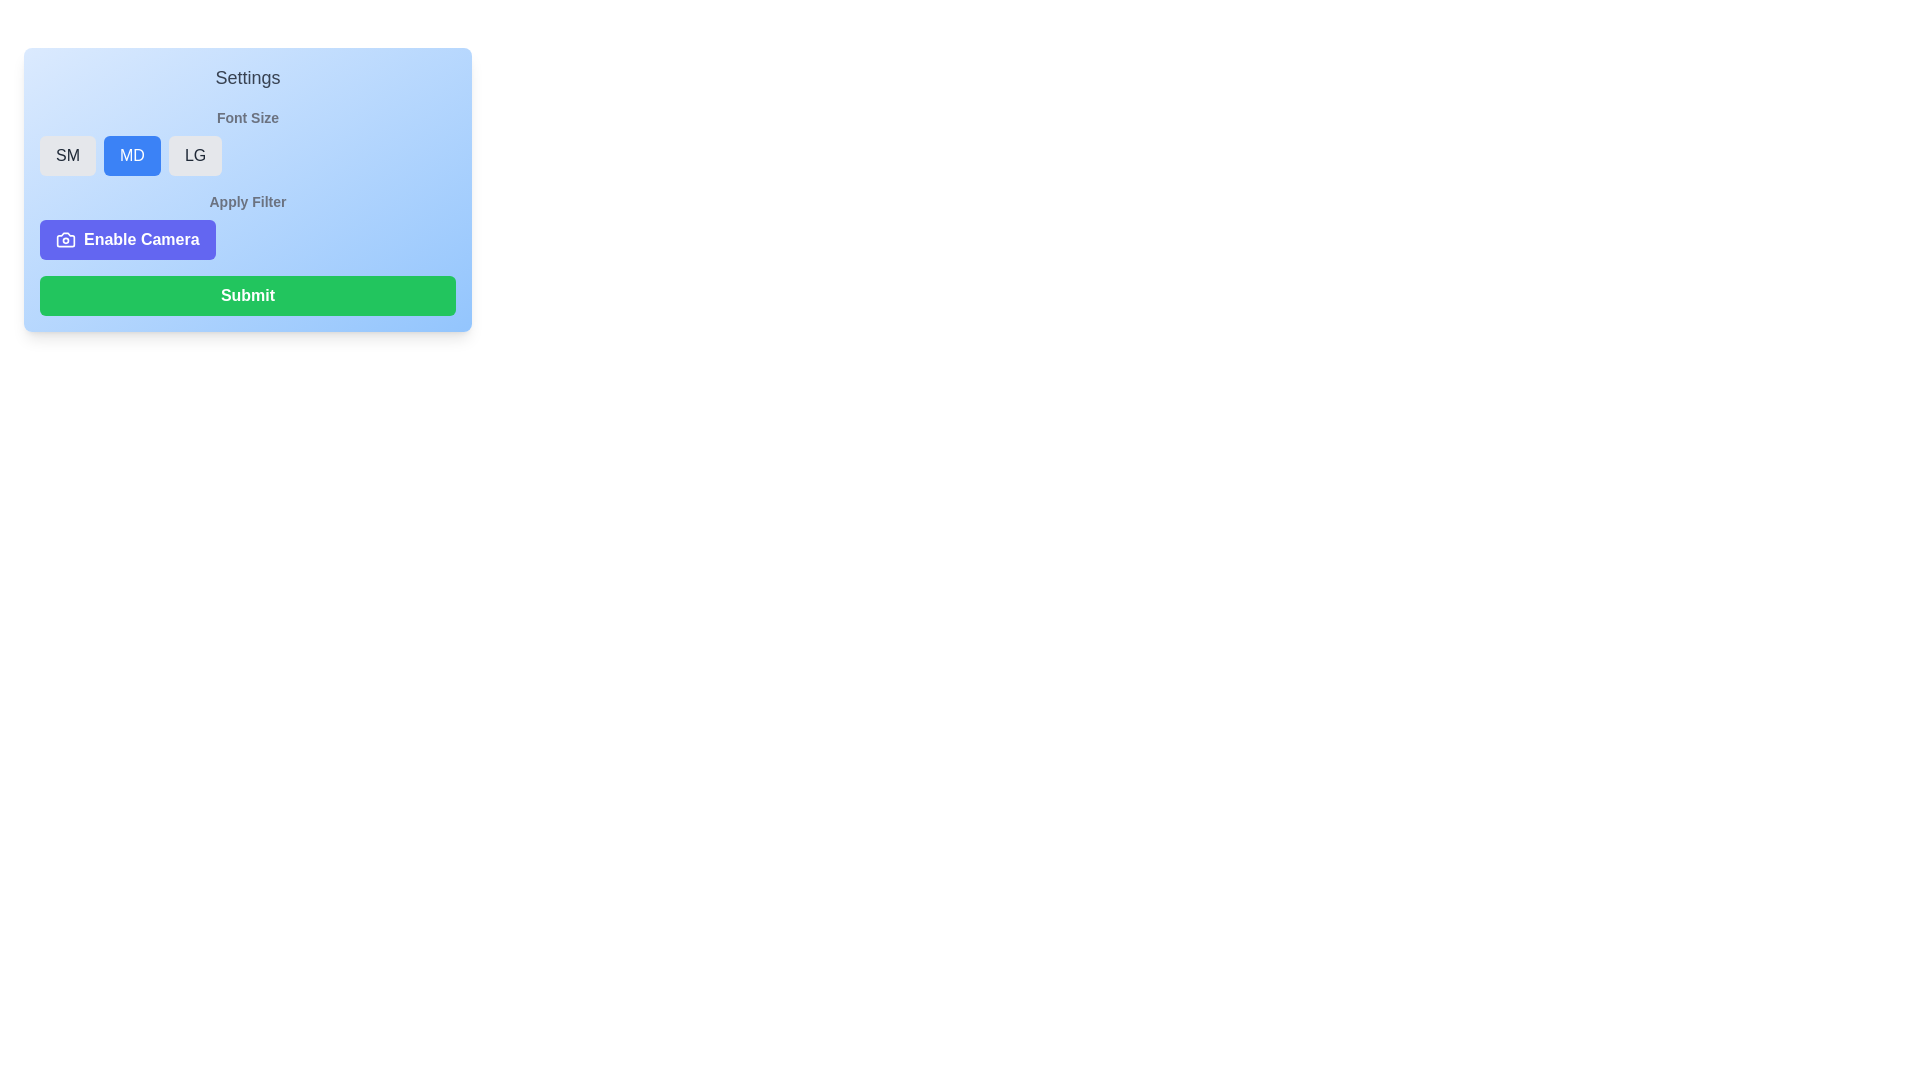 The width and height of the screenshot is (1920, 1080). What do you see at coordinates (66, 238) in the screenshot?
I see `the camera icon within the 'Enable Camera' button in the settings panel, which is styled to match the thematic color and positioned to the left of the button text` at bounding box center [66, 238].